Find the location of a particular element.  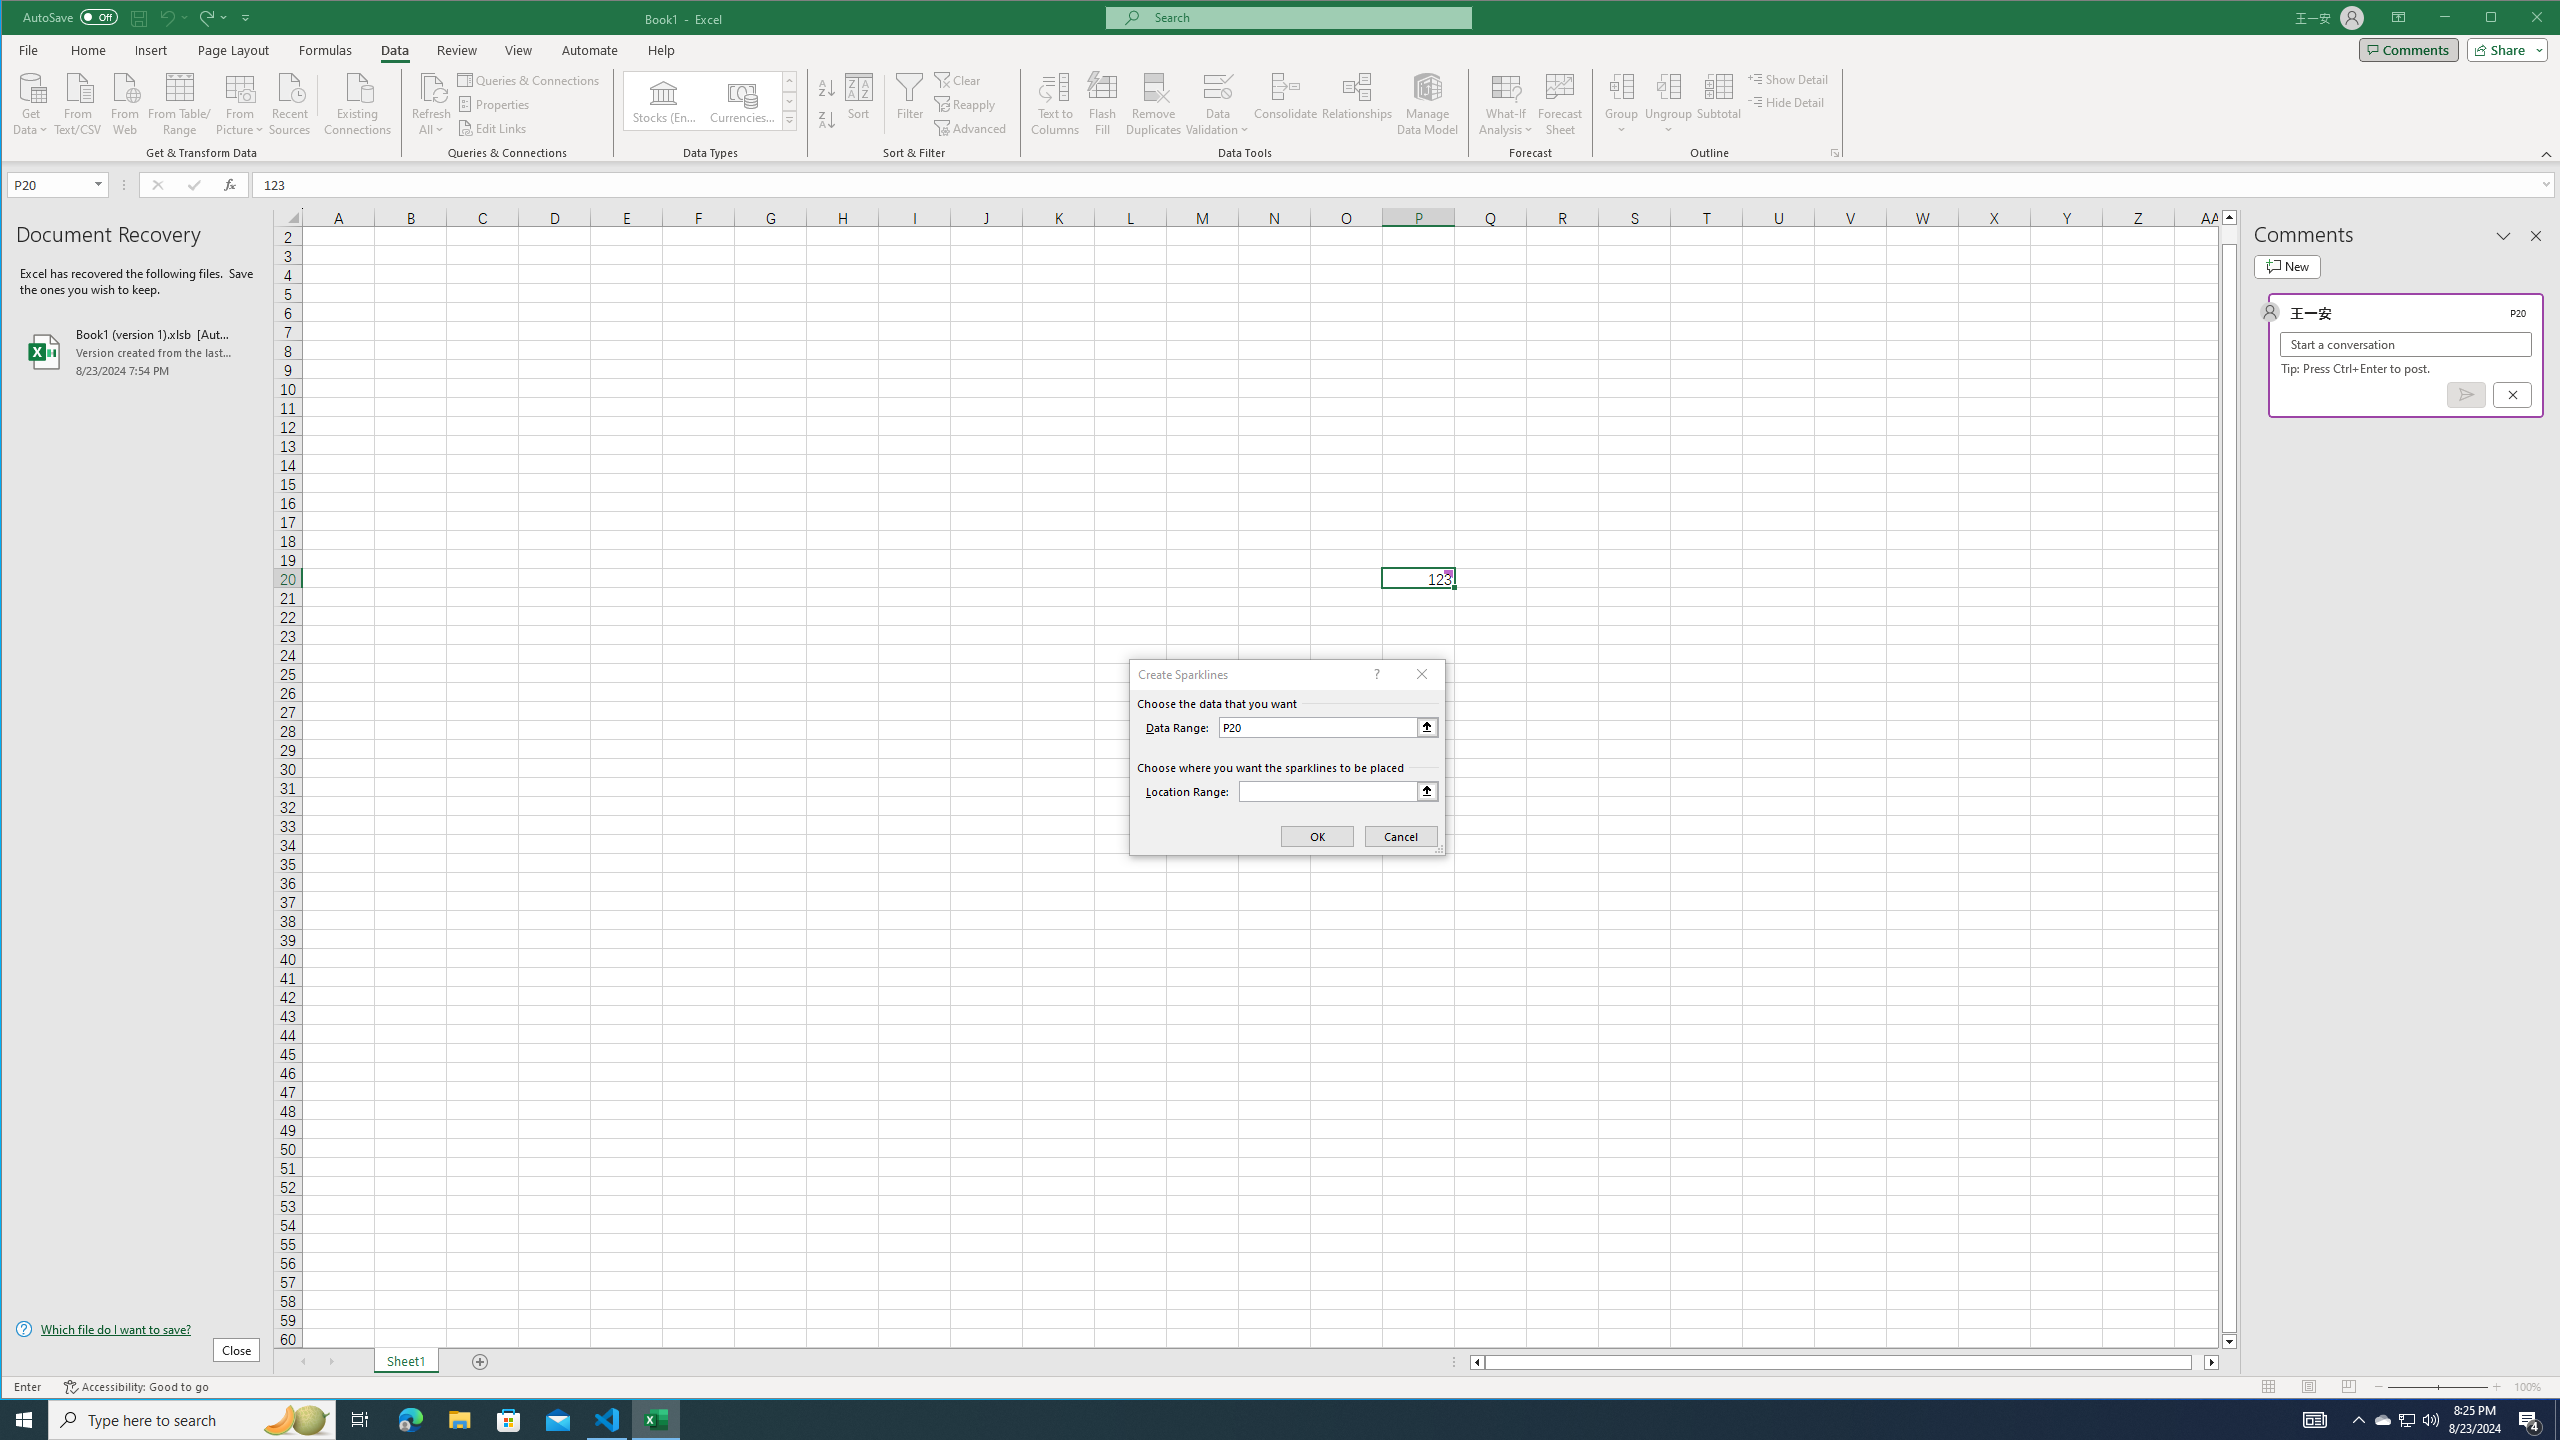

'Add Sheet' is located at coordinates (480, 1362).